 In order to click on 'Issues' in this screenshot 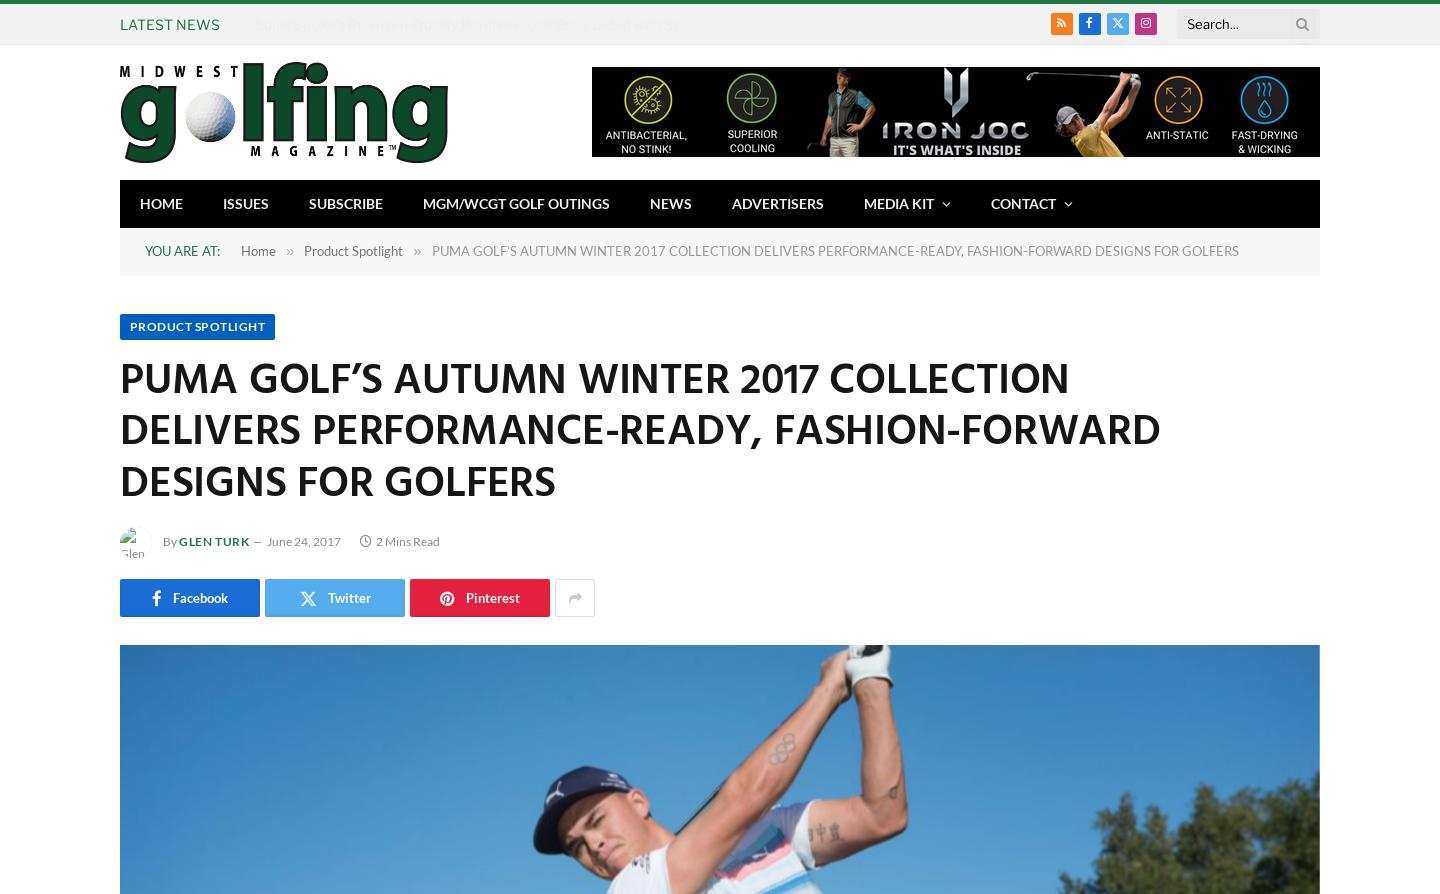, I will do `click(244, 202)`.